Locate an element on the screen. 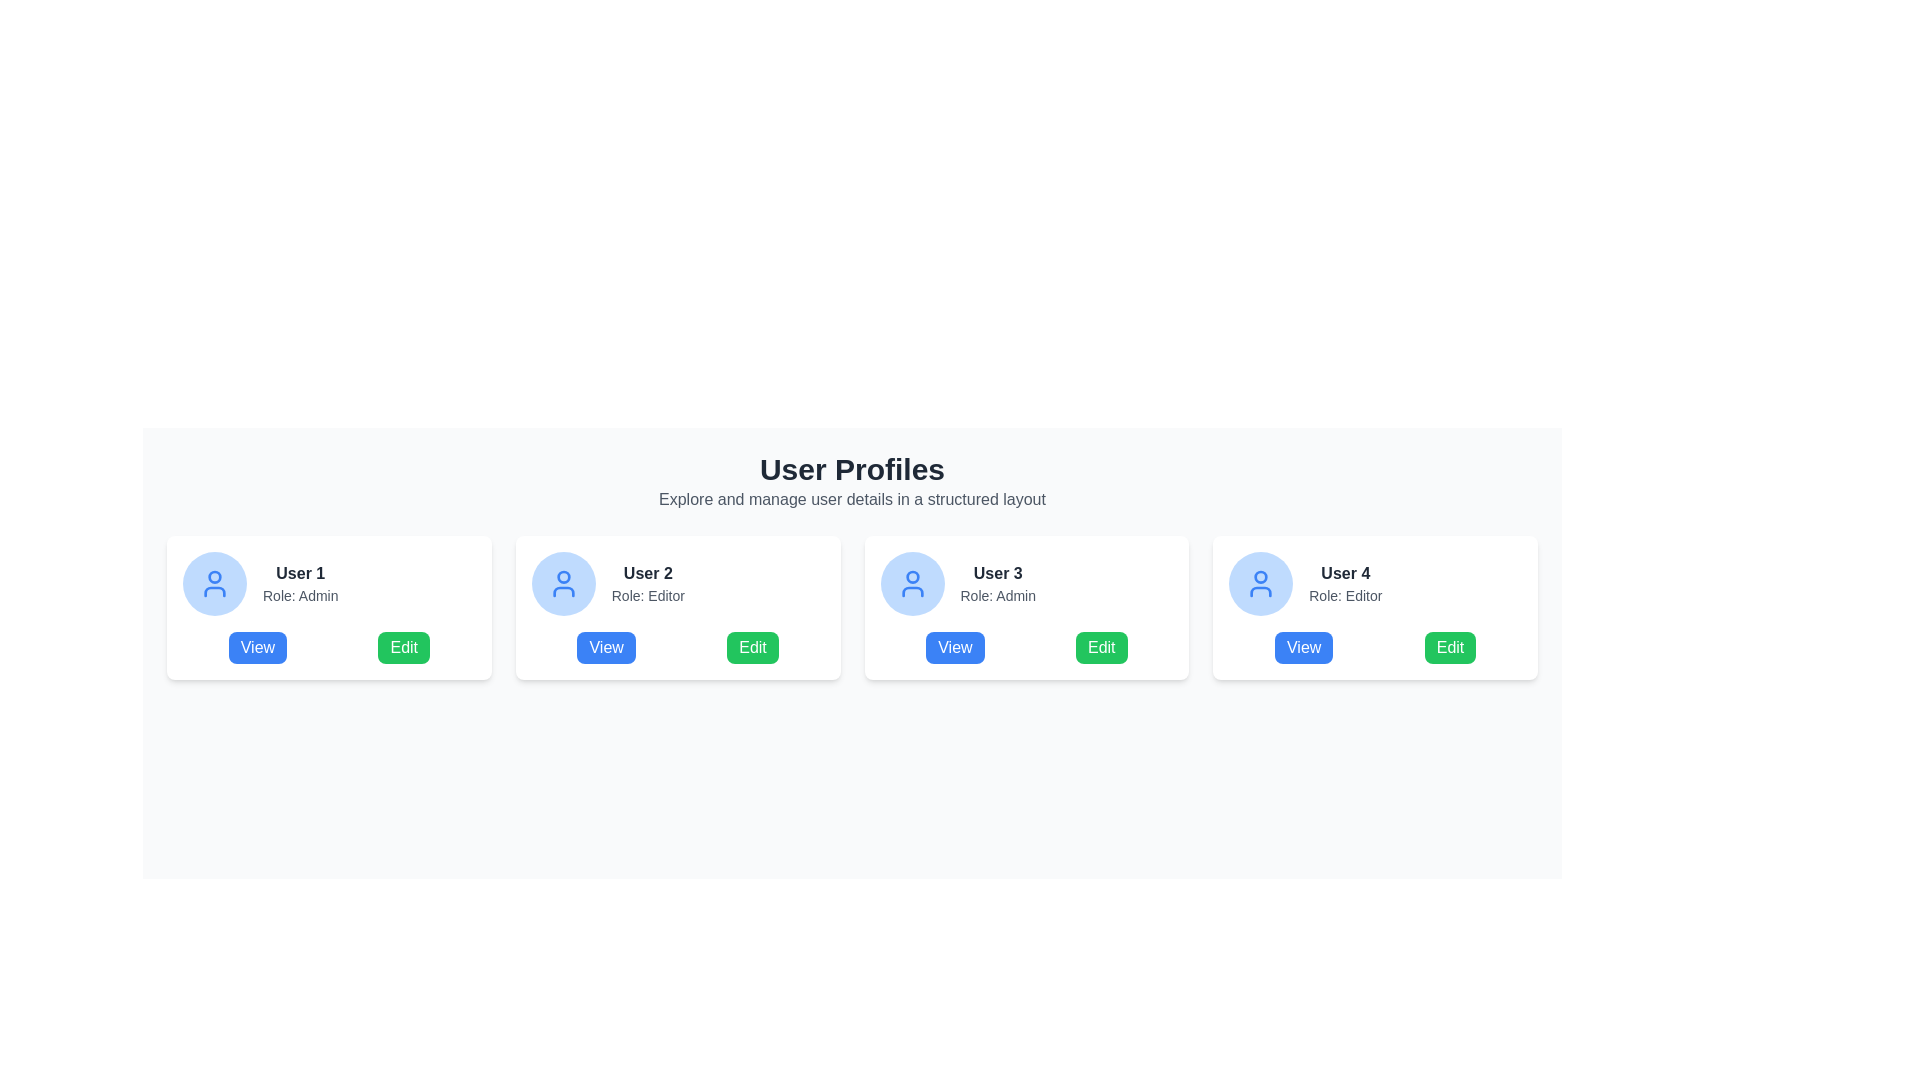  the blue circular user icon representing 'User 3' to interact with the user profile element depicted by the torso and shoulders SVG component is located at coordinates (911, 590).